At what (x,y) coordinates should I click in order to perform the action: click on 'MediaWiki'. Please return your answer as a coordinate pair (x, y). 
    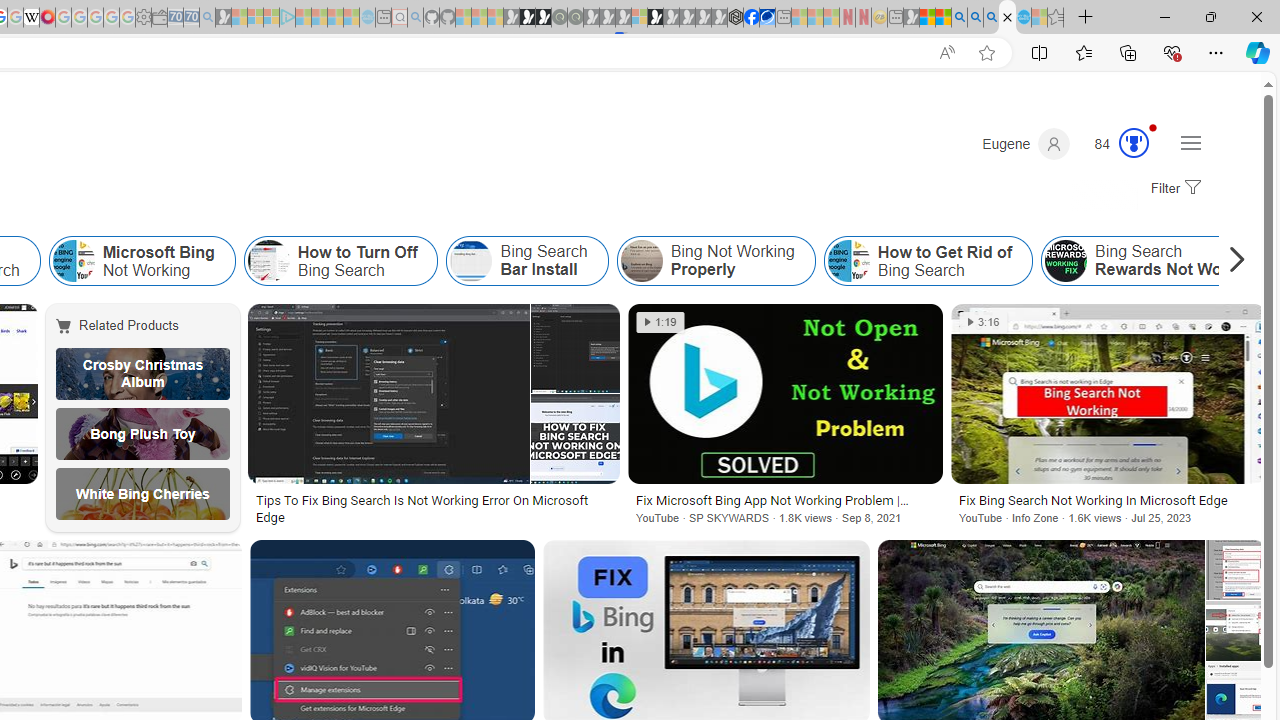
    Looking at the image, I should click on (47, 17).